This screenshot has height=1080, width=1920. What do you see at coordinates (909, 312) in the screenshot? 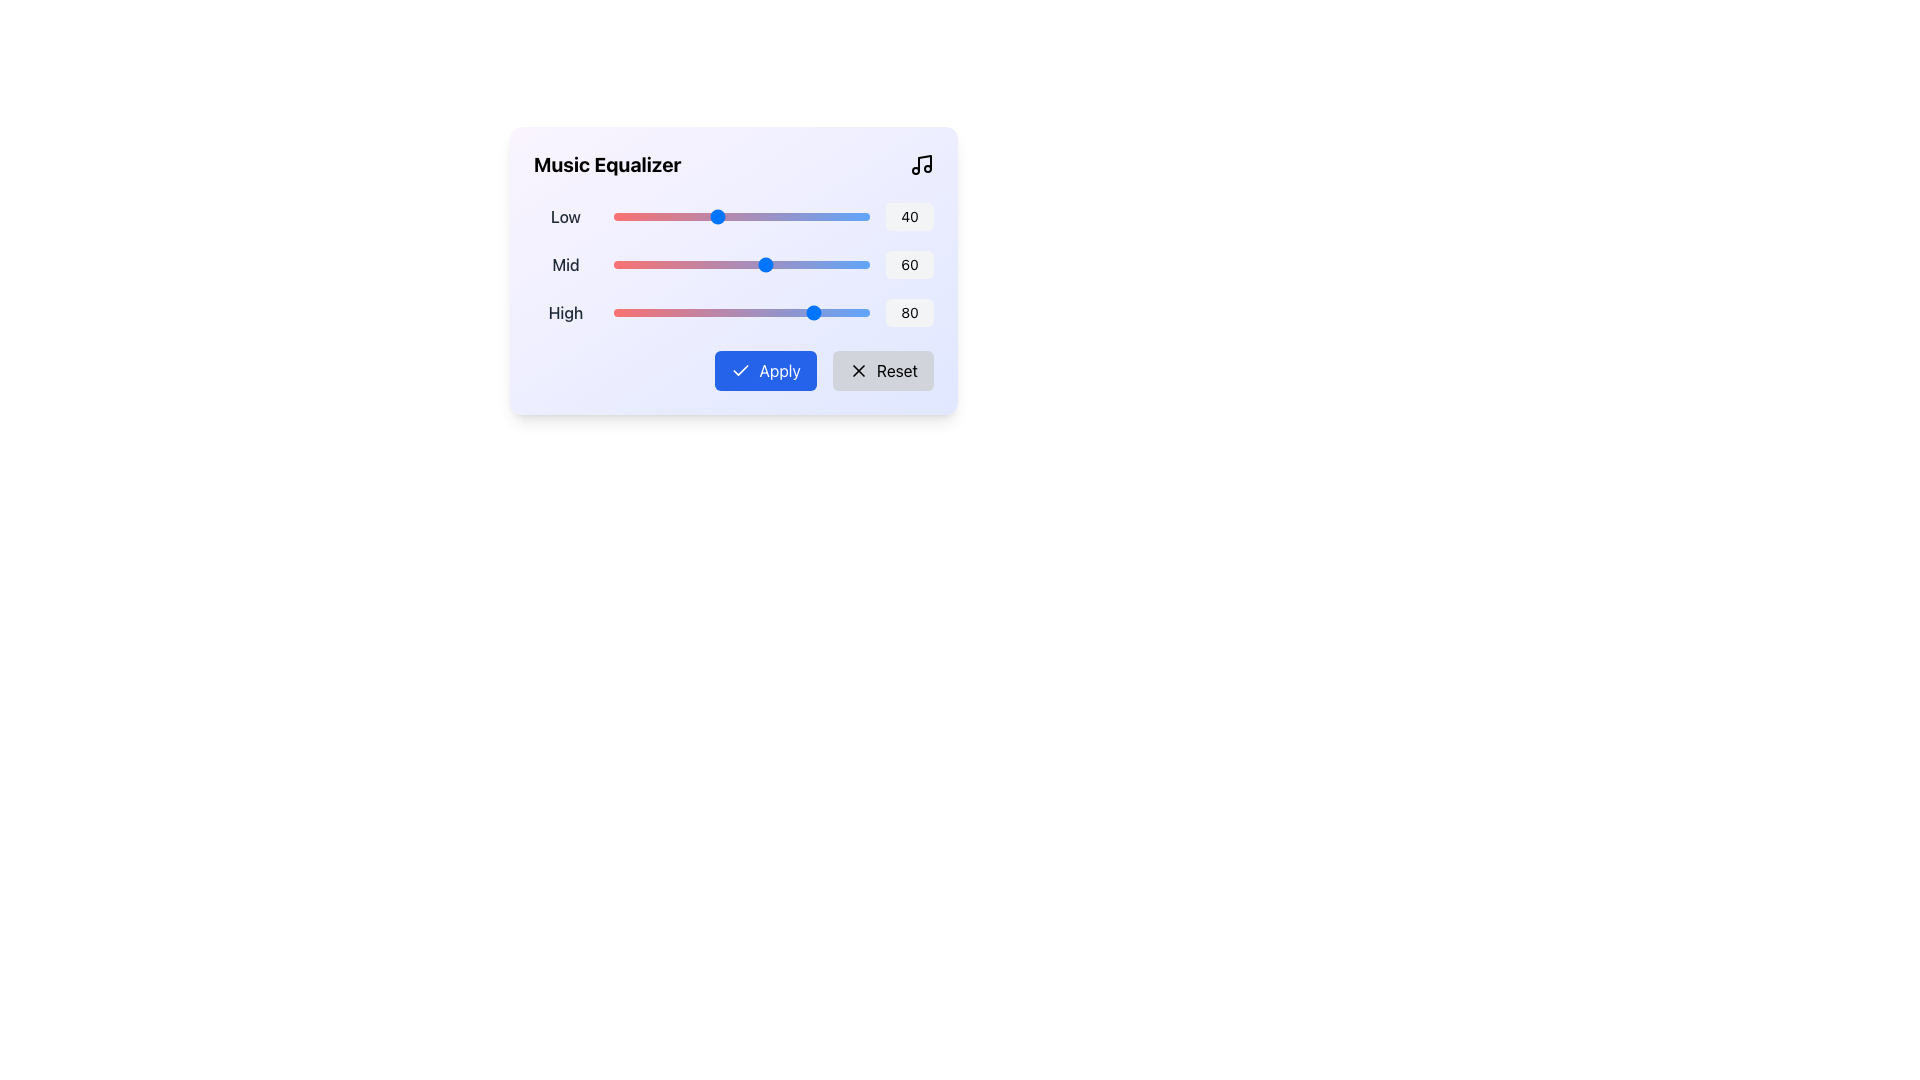
I see `the numerical display label that shows '80', which is located at the far right end of the 'High' slider bar` at bounding box center [909, 312].